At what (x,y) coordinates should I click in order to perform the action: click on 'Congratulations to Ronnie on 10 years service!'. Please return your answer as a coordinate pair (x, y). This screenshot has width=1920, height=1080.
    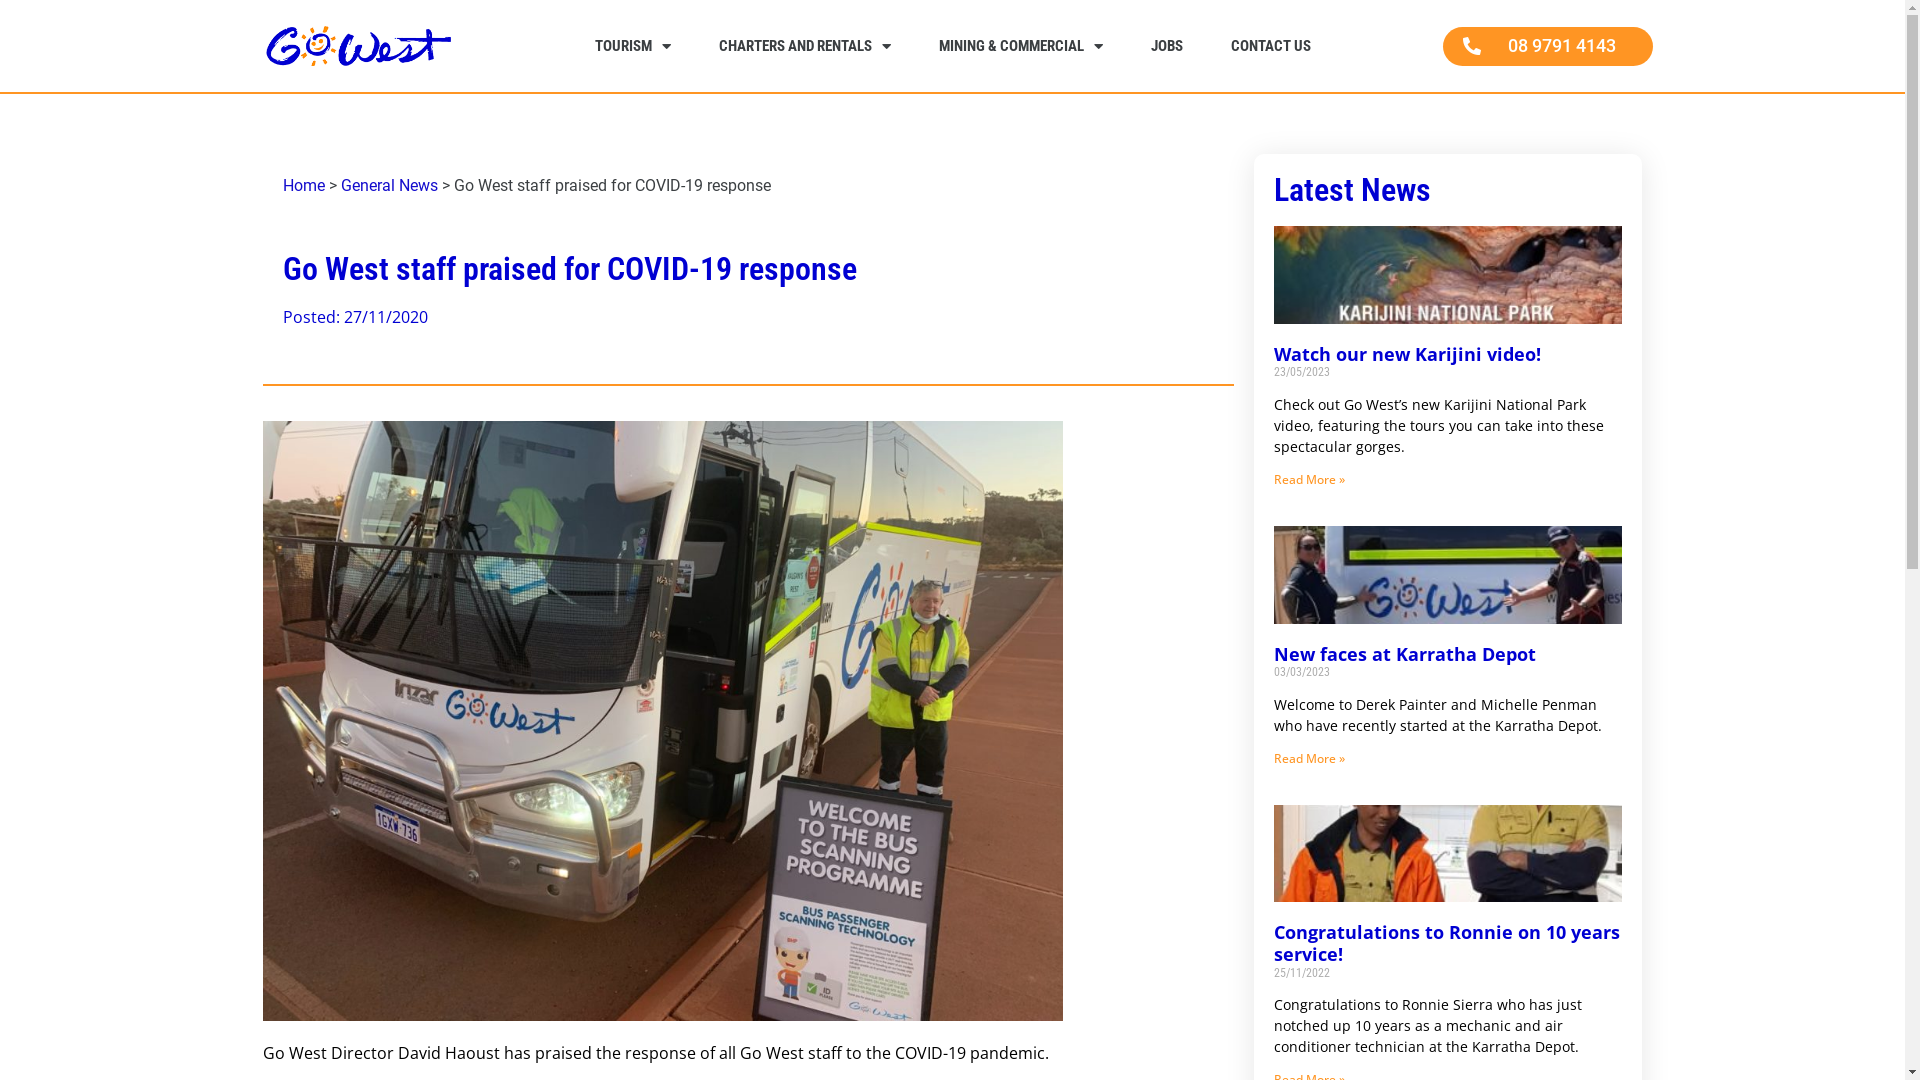
    Looking at the image, I should click on (1446, 942).